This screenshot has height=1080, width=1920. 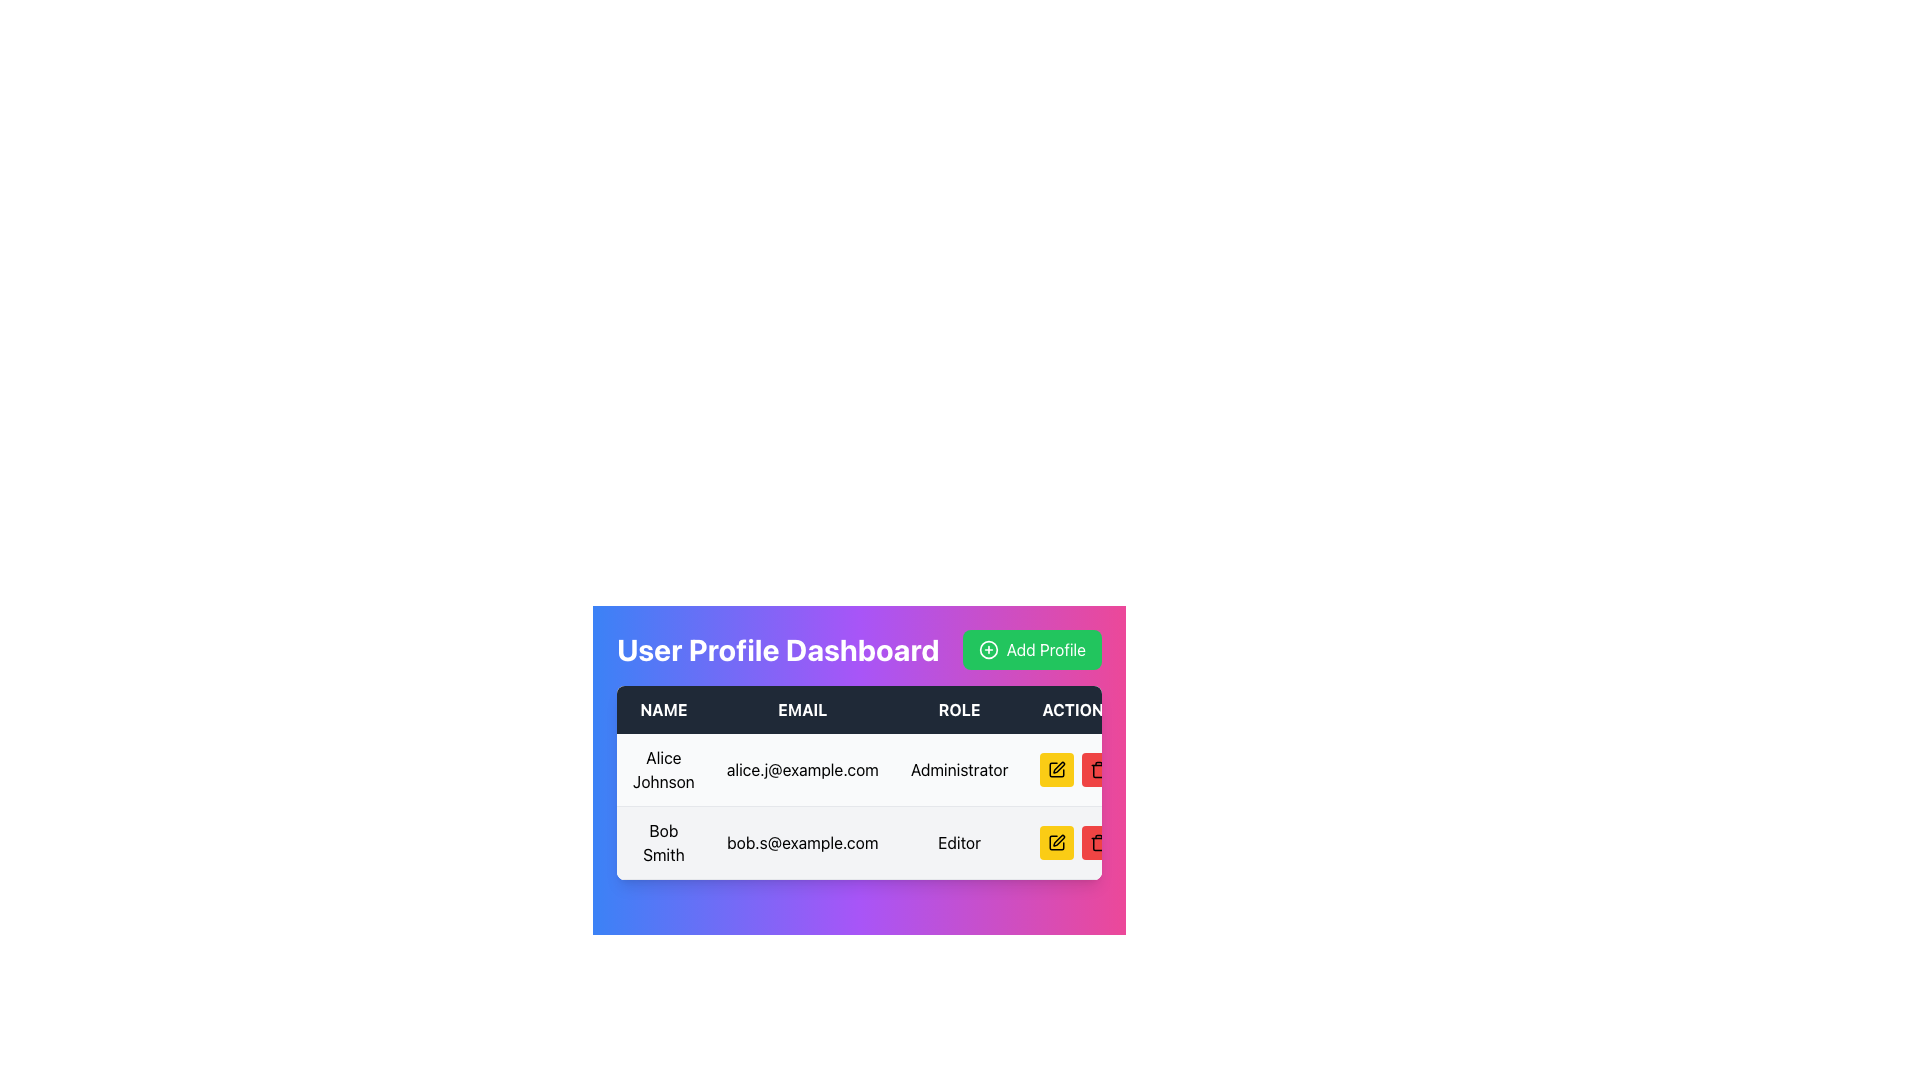 What do you see at coordinates (1056, 843) in the screenshot?
I see `the edit button in the Action column for the user 'Bob Smith'` at bounding box center [1056, 843].